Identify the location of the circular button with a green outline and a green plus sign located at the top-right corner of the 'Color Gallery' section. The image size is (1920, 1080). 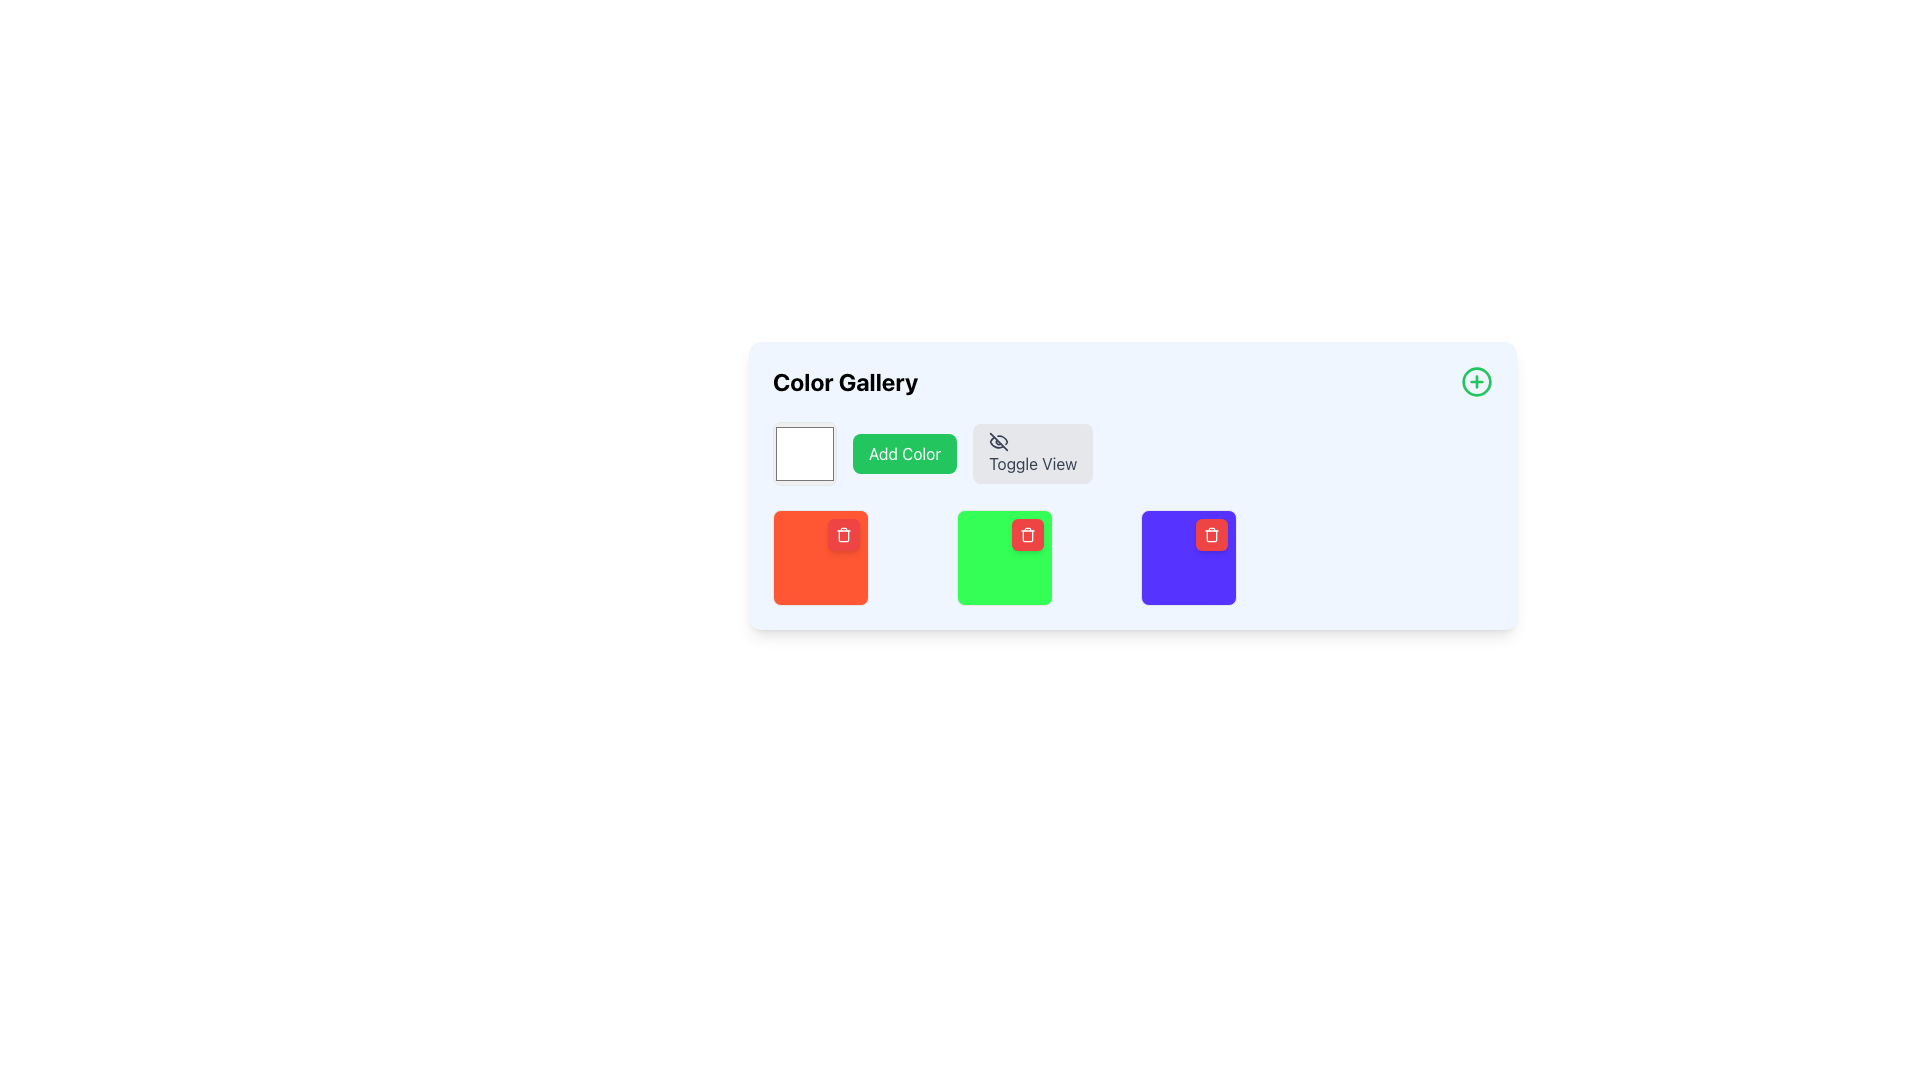
(1477, 381).